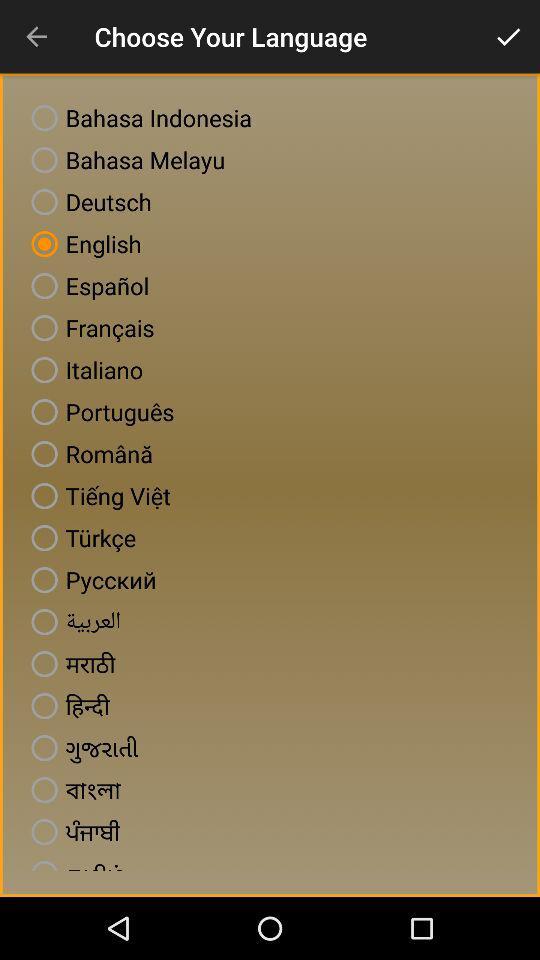 This screenshot has width=540, height=960. Describe the element at coordinates (86, 202) in the screenshot. I see `the icon above the english item` at that location.